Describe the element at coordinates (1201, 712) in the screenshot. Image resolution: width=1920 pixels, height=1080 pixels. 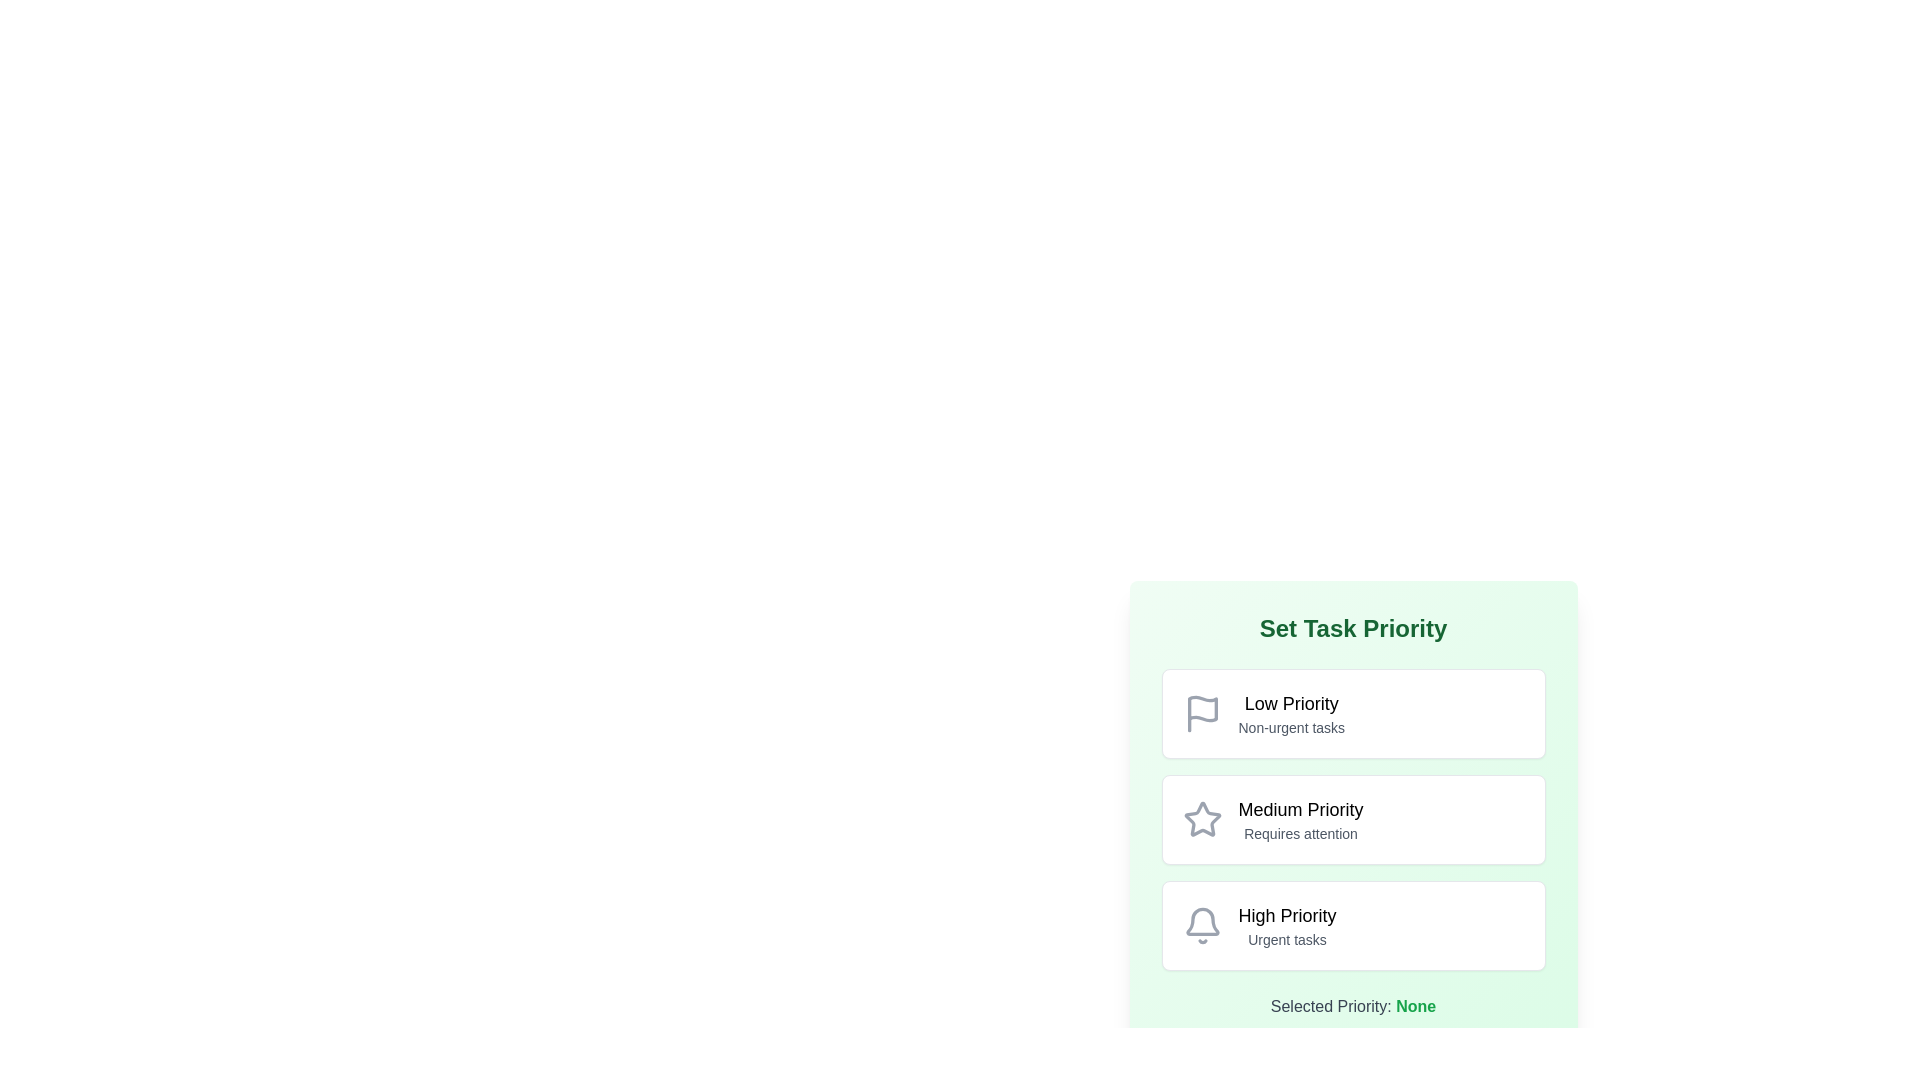
I see `the 'Low Priority' task icon, which is located on the left side of the 'Low Priority' label in the topmost card of the priority cards` at that location.